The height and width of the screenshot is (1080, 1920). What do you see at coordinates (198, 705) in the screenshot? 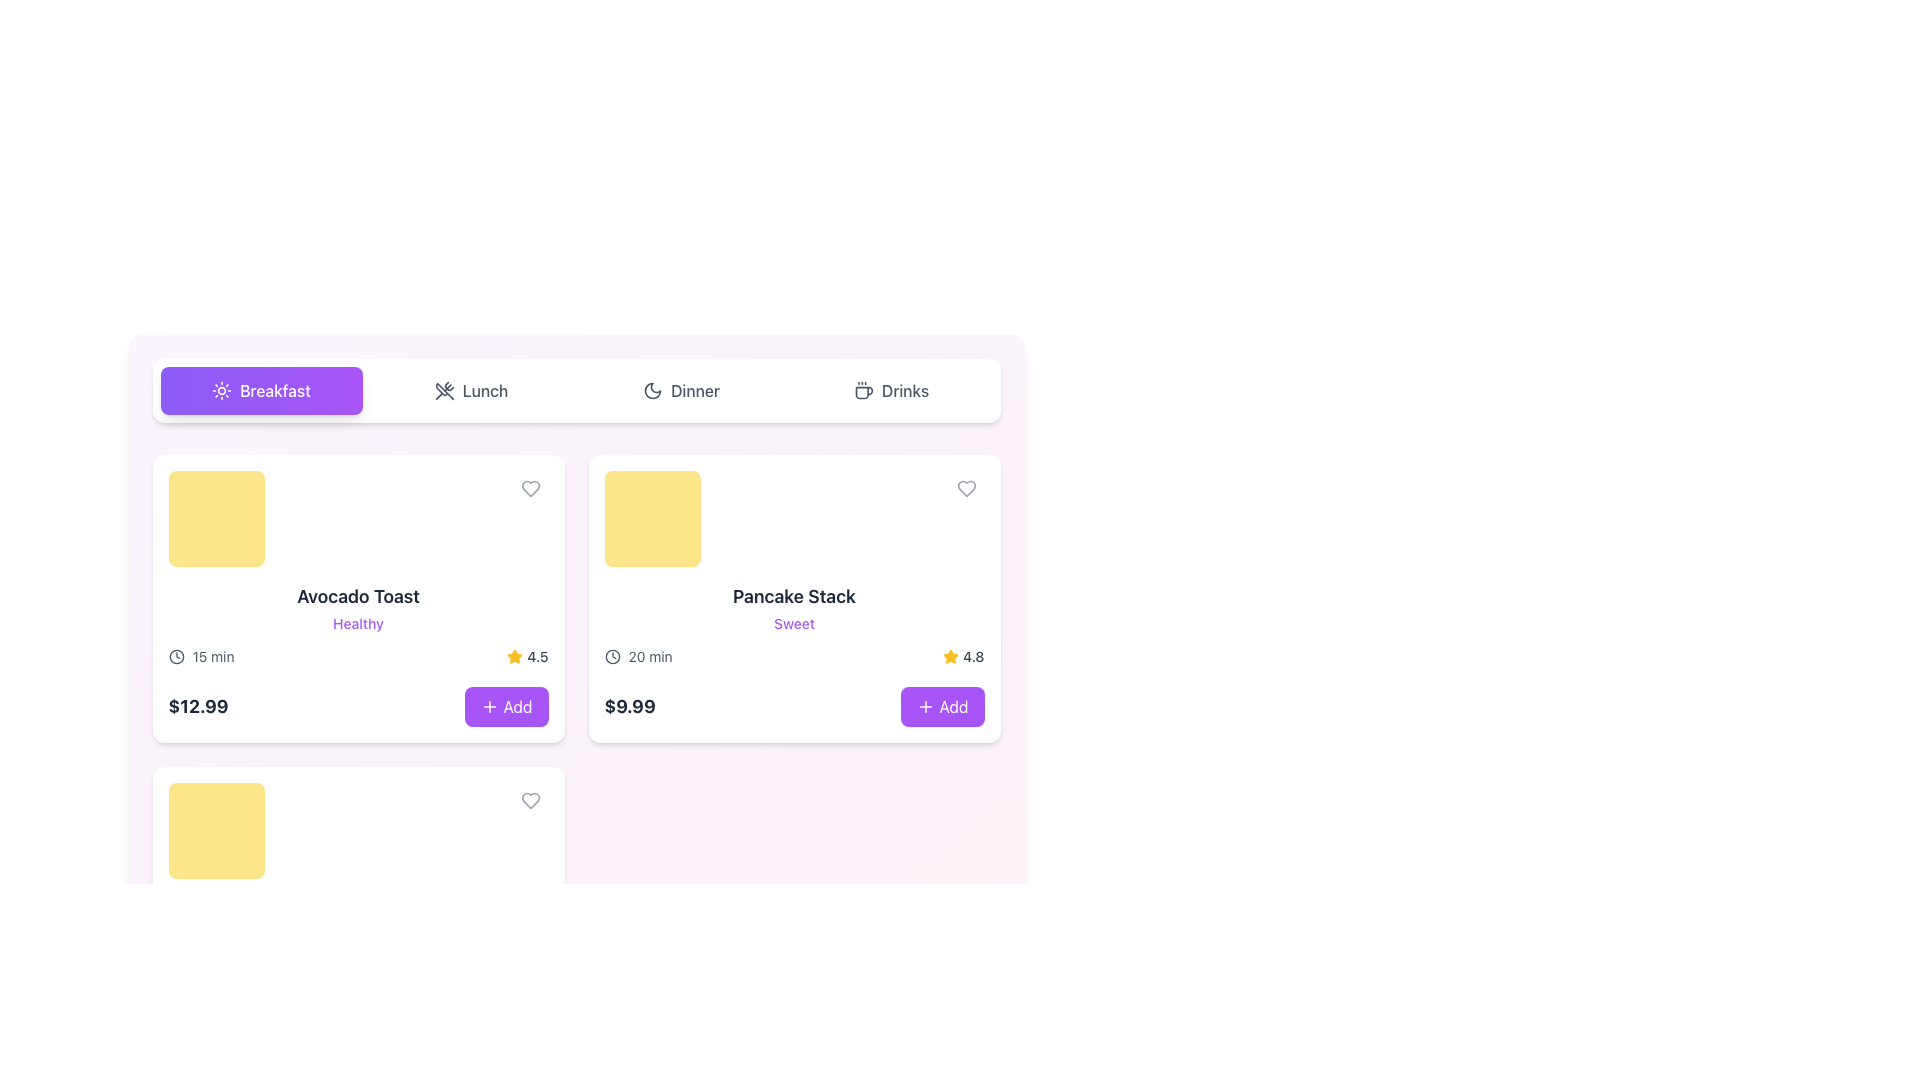
I see `the bold, large-sized text label displaying the price '$12.99' in dark gray color, which is located at the bottom left corner of the card representing 'Avocado Toast'` at bounding box center [198, 705].